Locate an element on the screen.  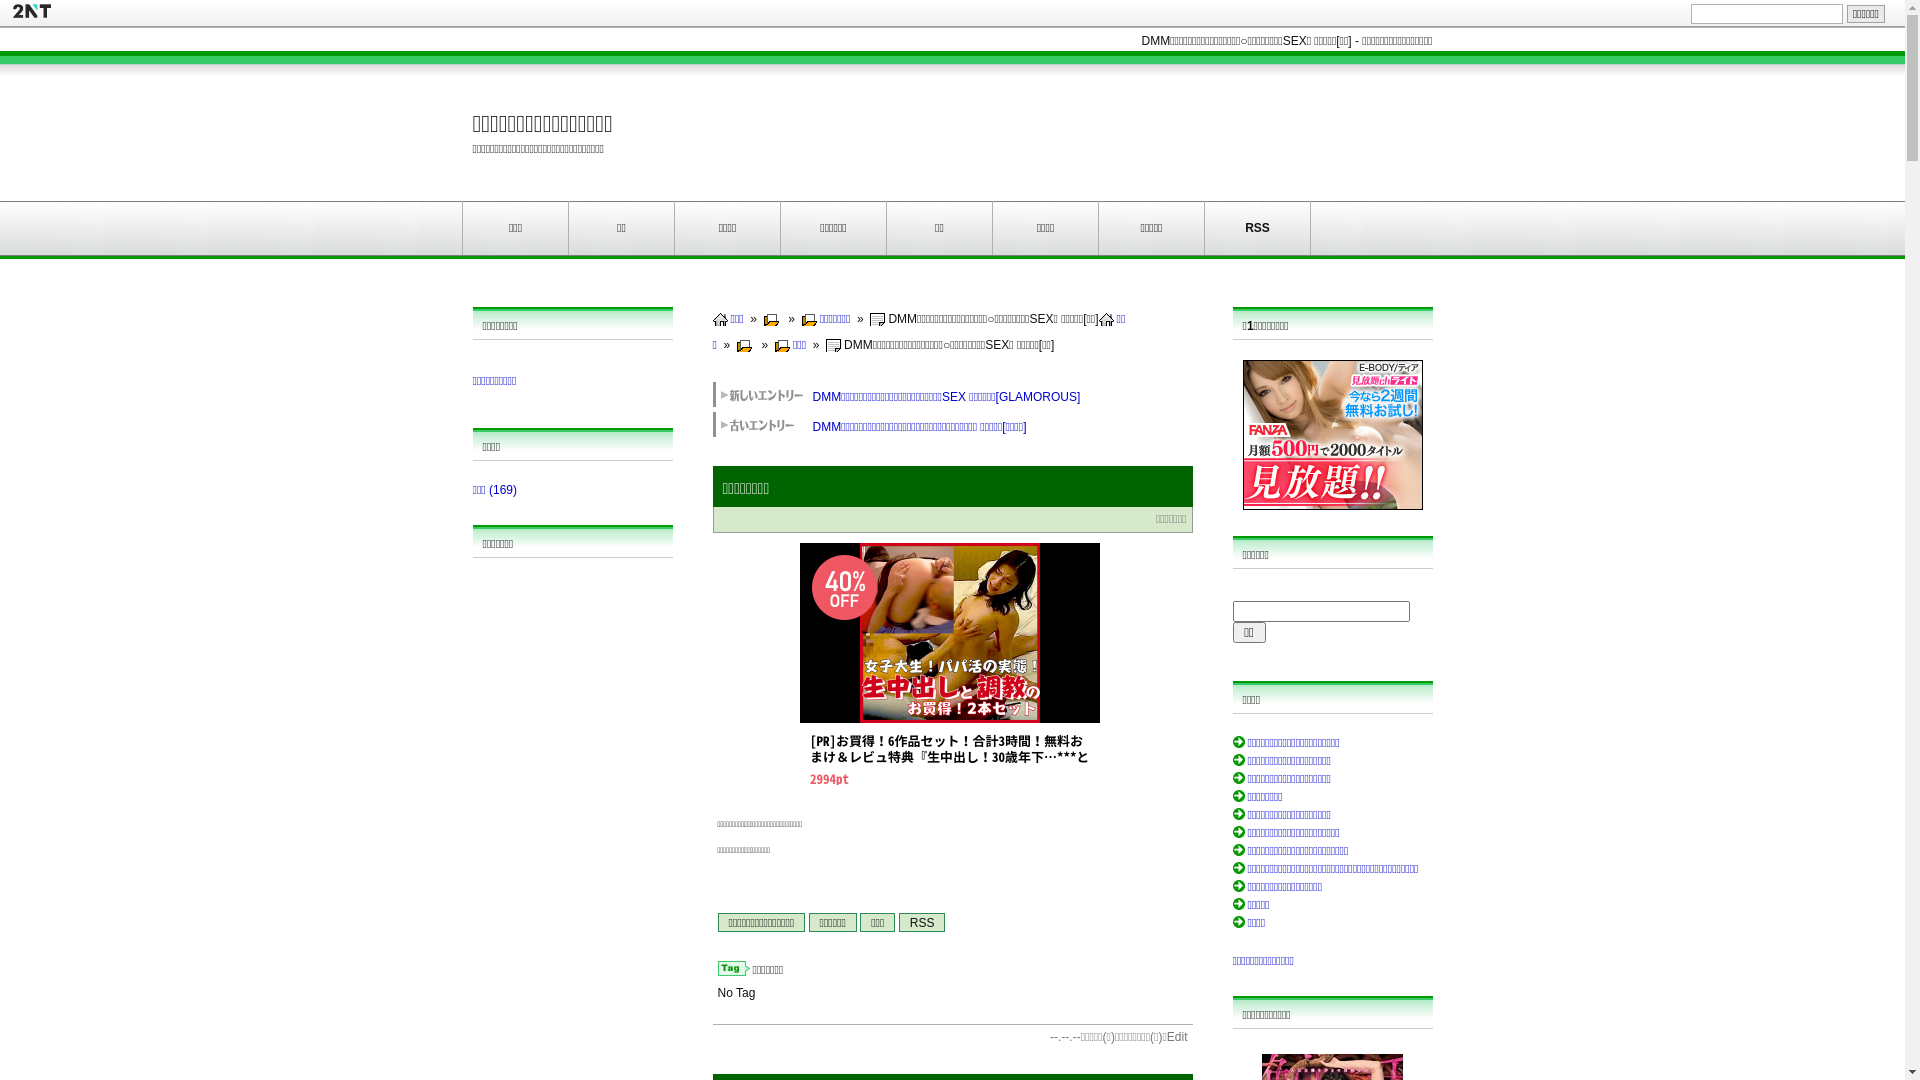
'Edit' is located at coordinates (1166, 1036).